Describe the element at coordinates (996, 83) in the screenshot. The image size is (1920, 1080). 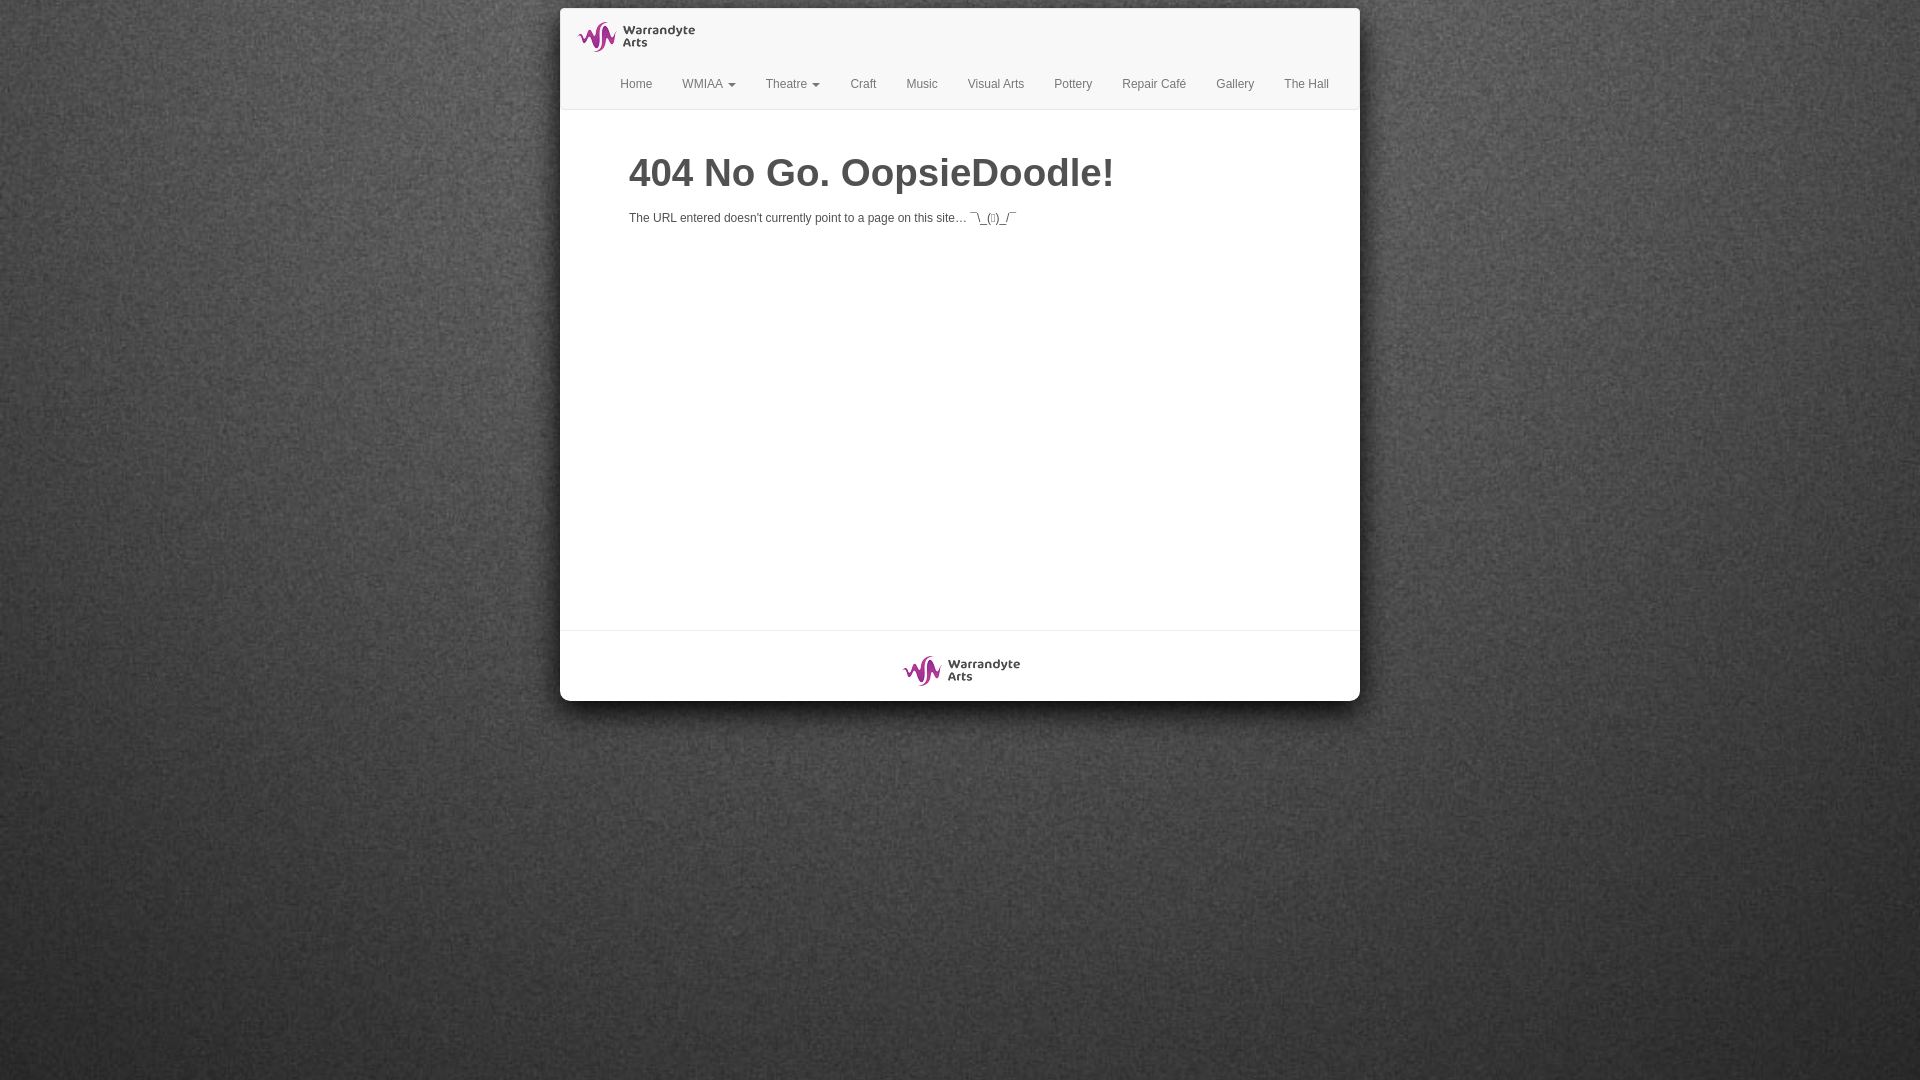
I see `'Visual Arts'` at that location.